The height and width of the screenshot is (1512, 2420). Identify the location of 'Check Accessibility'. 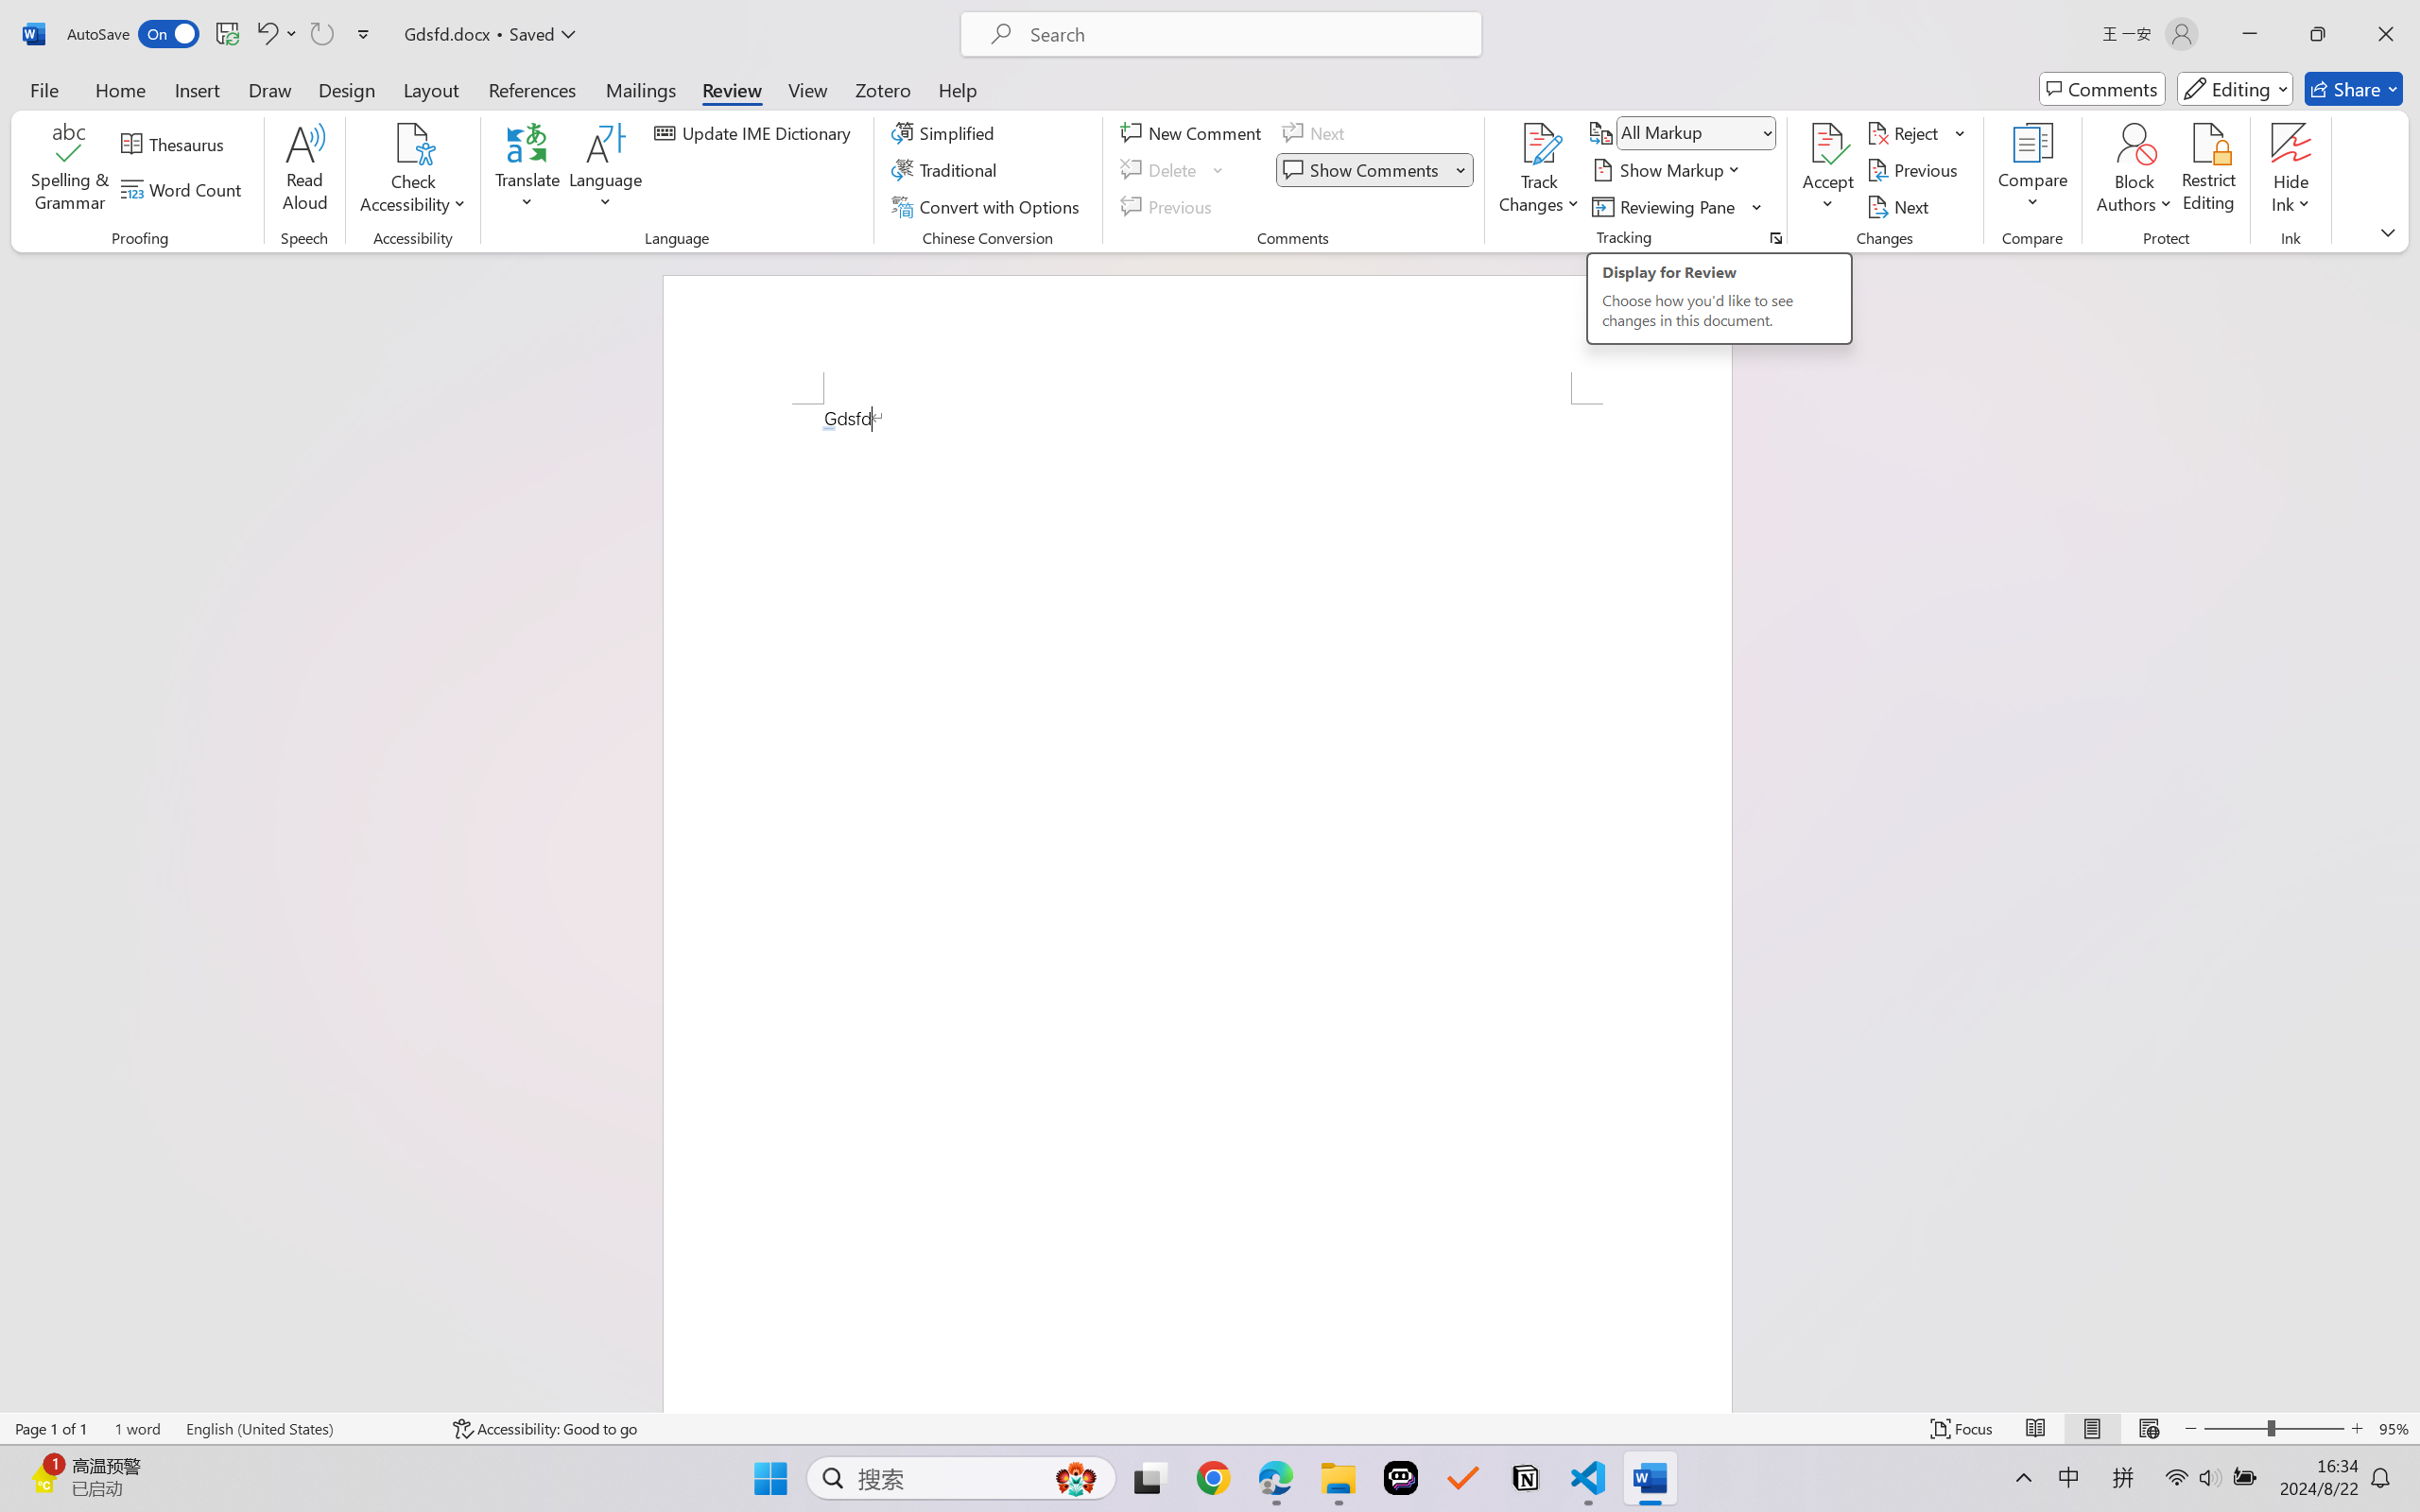
(412, 170).